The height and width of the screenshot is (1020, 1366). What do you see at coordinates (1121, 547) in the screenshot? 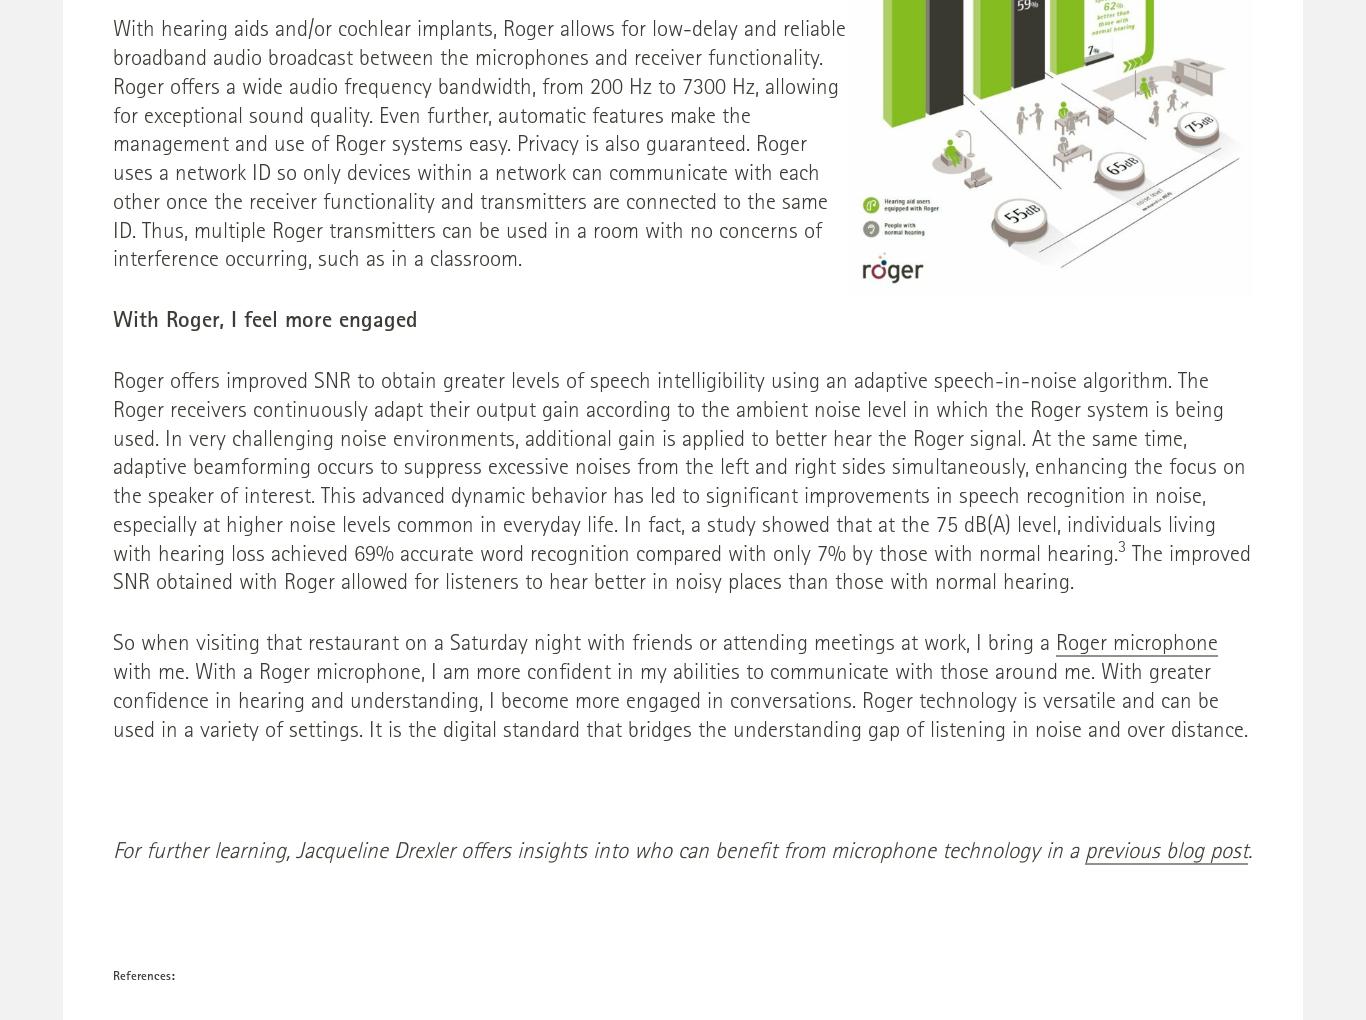
I see `'3'` at bounding box center [1121, 547].